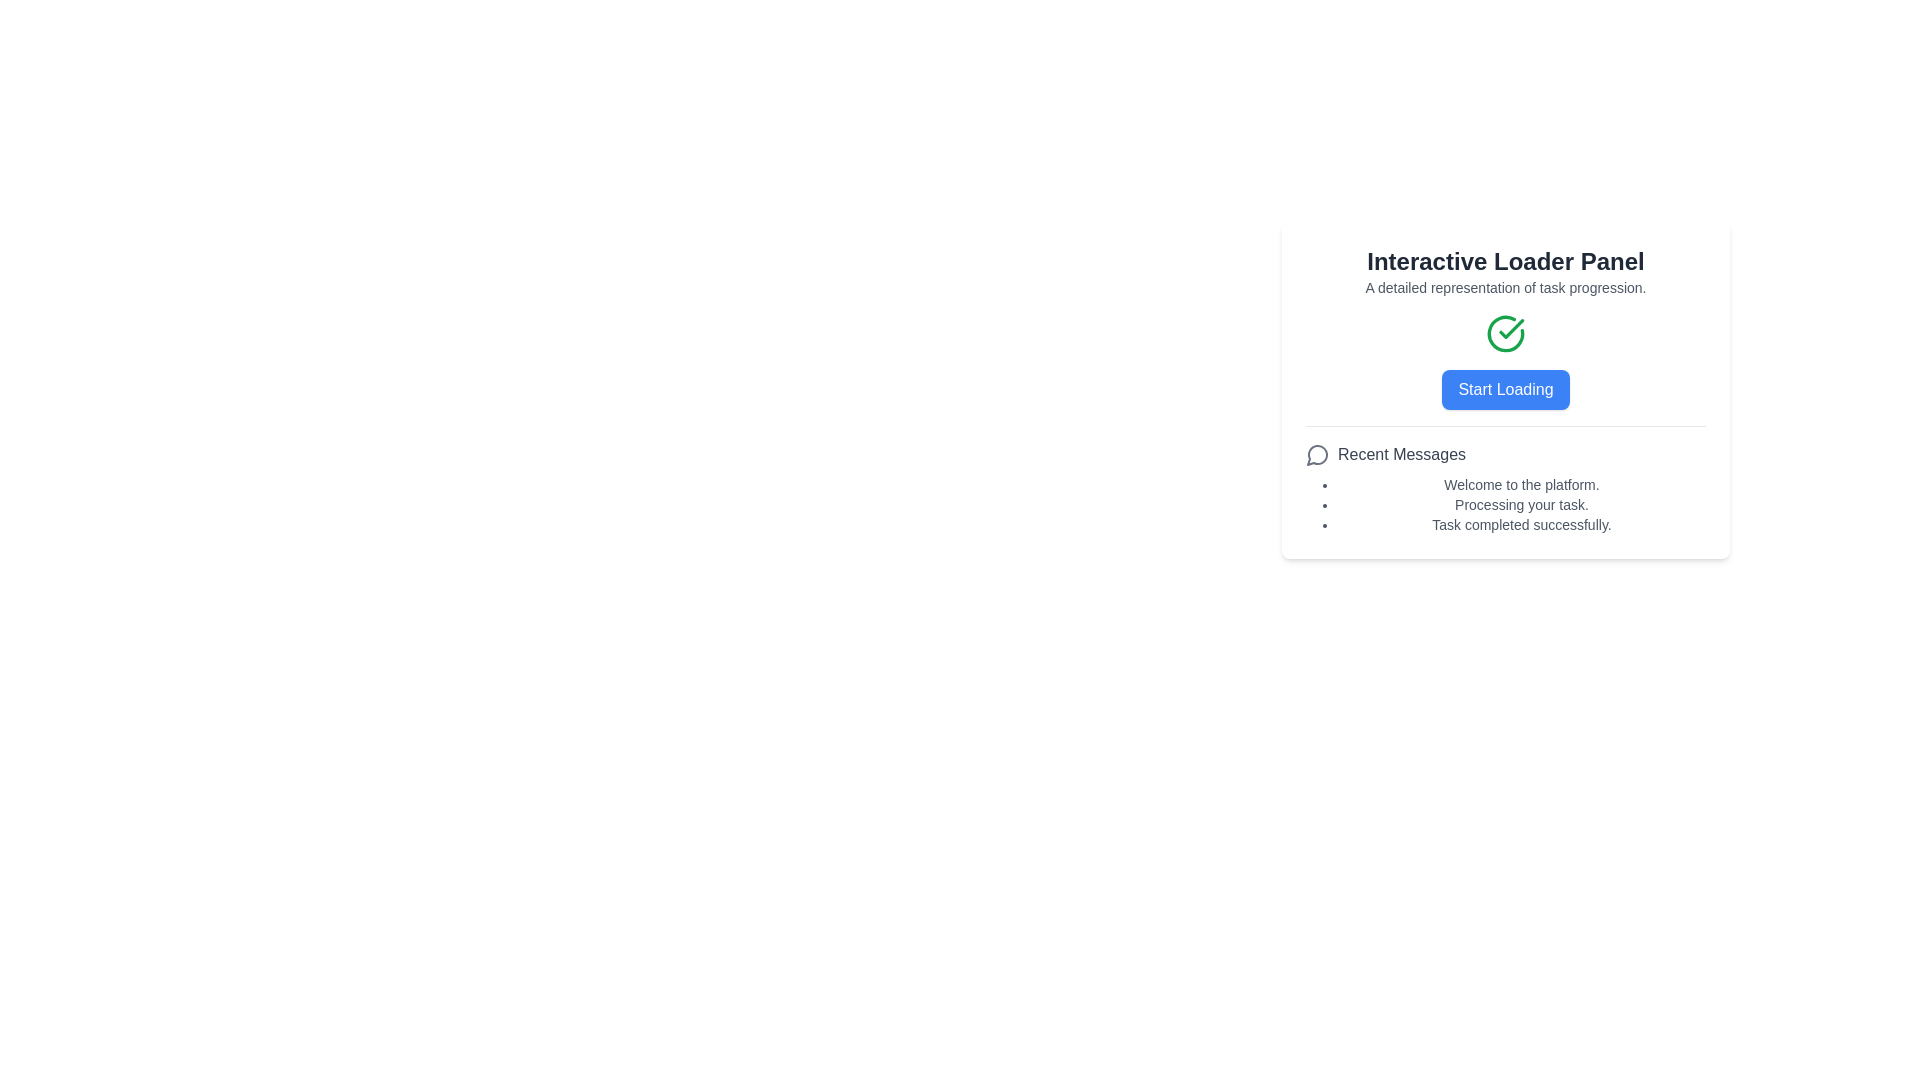 The image size is (1920, 1080). What do you see at coordinates (1506, 389) in the screenshot?
I see `the 'Start Loading' button, which is a rectangular button with rounded corners, blue background, and white text located at the center-bottom of the 'Interactive Loader Panel'` at bounding box center [1506, 389].